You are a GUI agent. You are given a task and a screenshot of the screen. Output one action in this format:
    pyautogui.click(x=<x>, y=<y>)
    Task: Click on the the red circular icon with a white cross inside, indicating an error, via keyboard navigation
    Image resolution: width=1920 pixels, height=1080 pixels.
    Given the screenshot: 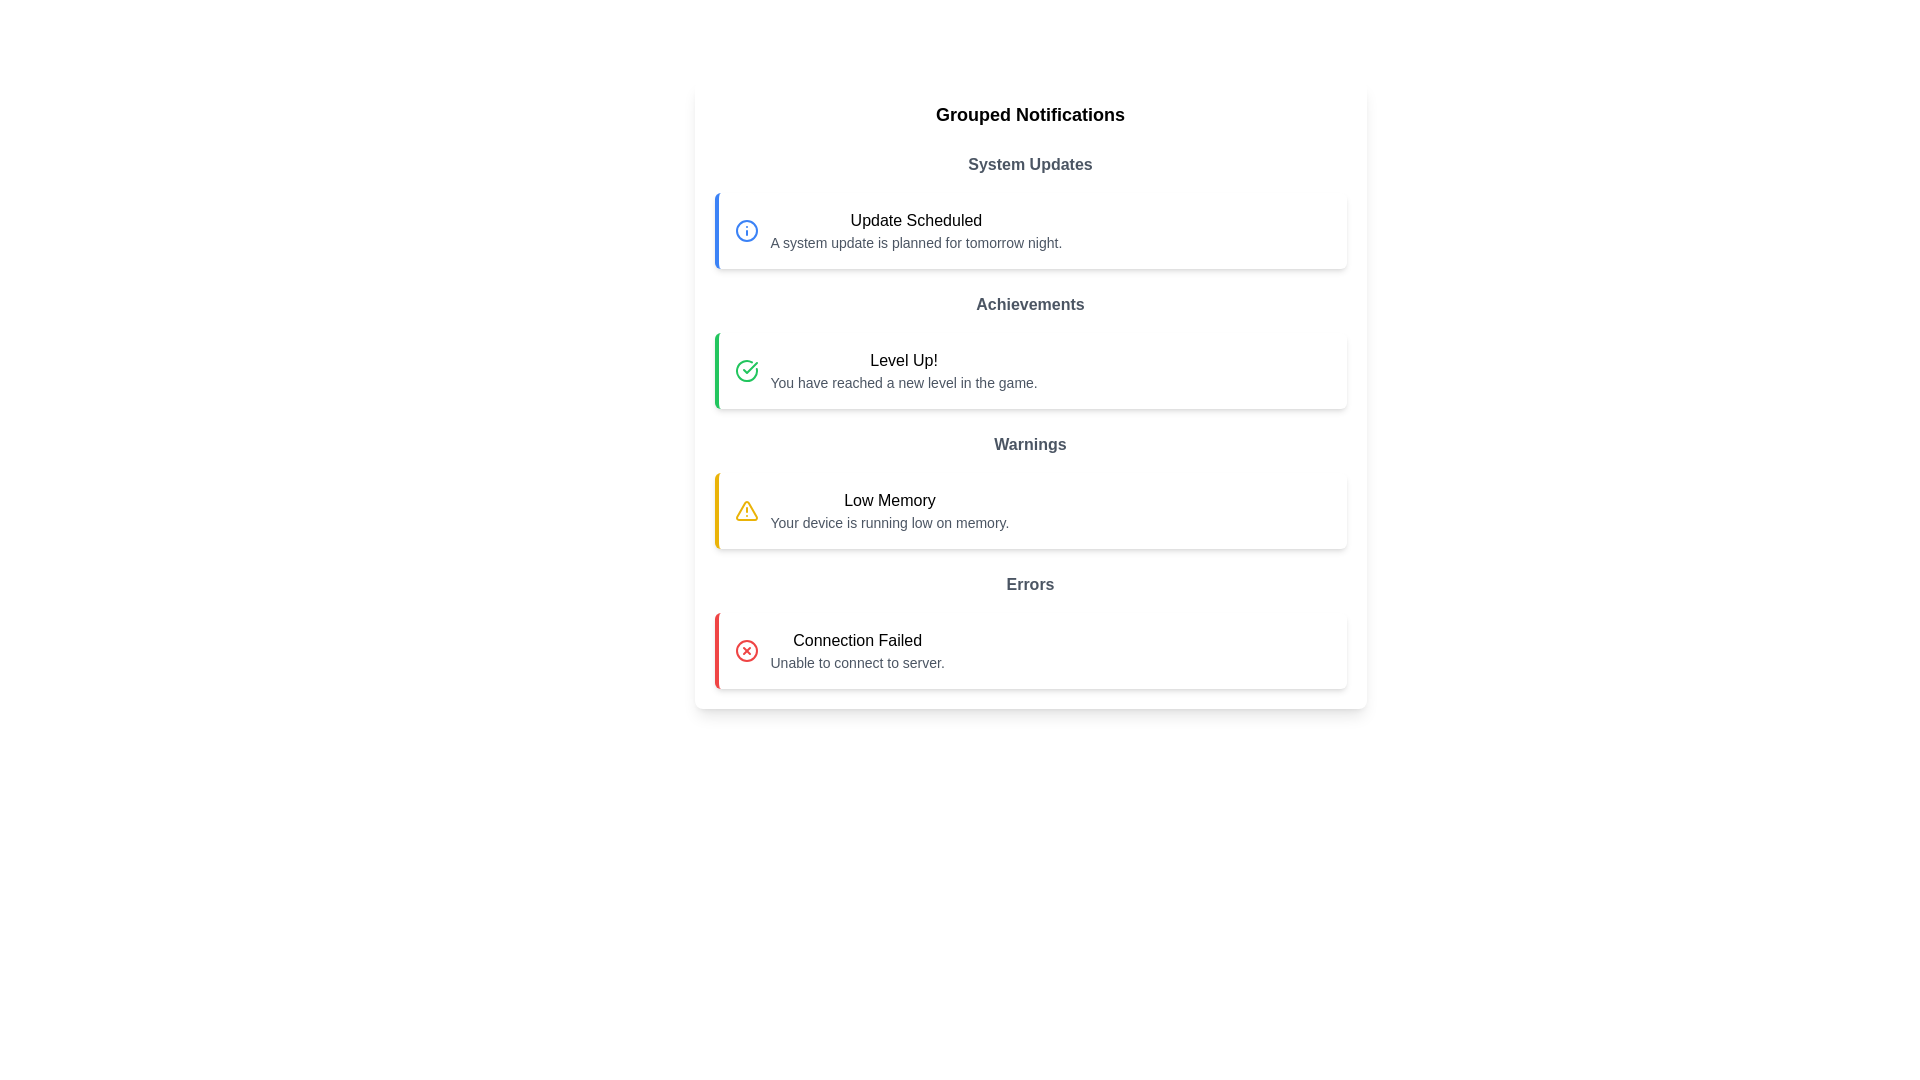 What is the action you would take?
    pyautogui.click(x=745, y=651)
    